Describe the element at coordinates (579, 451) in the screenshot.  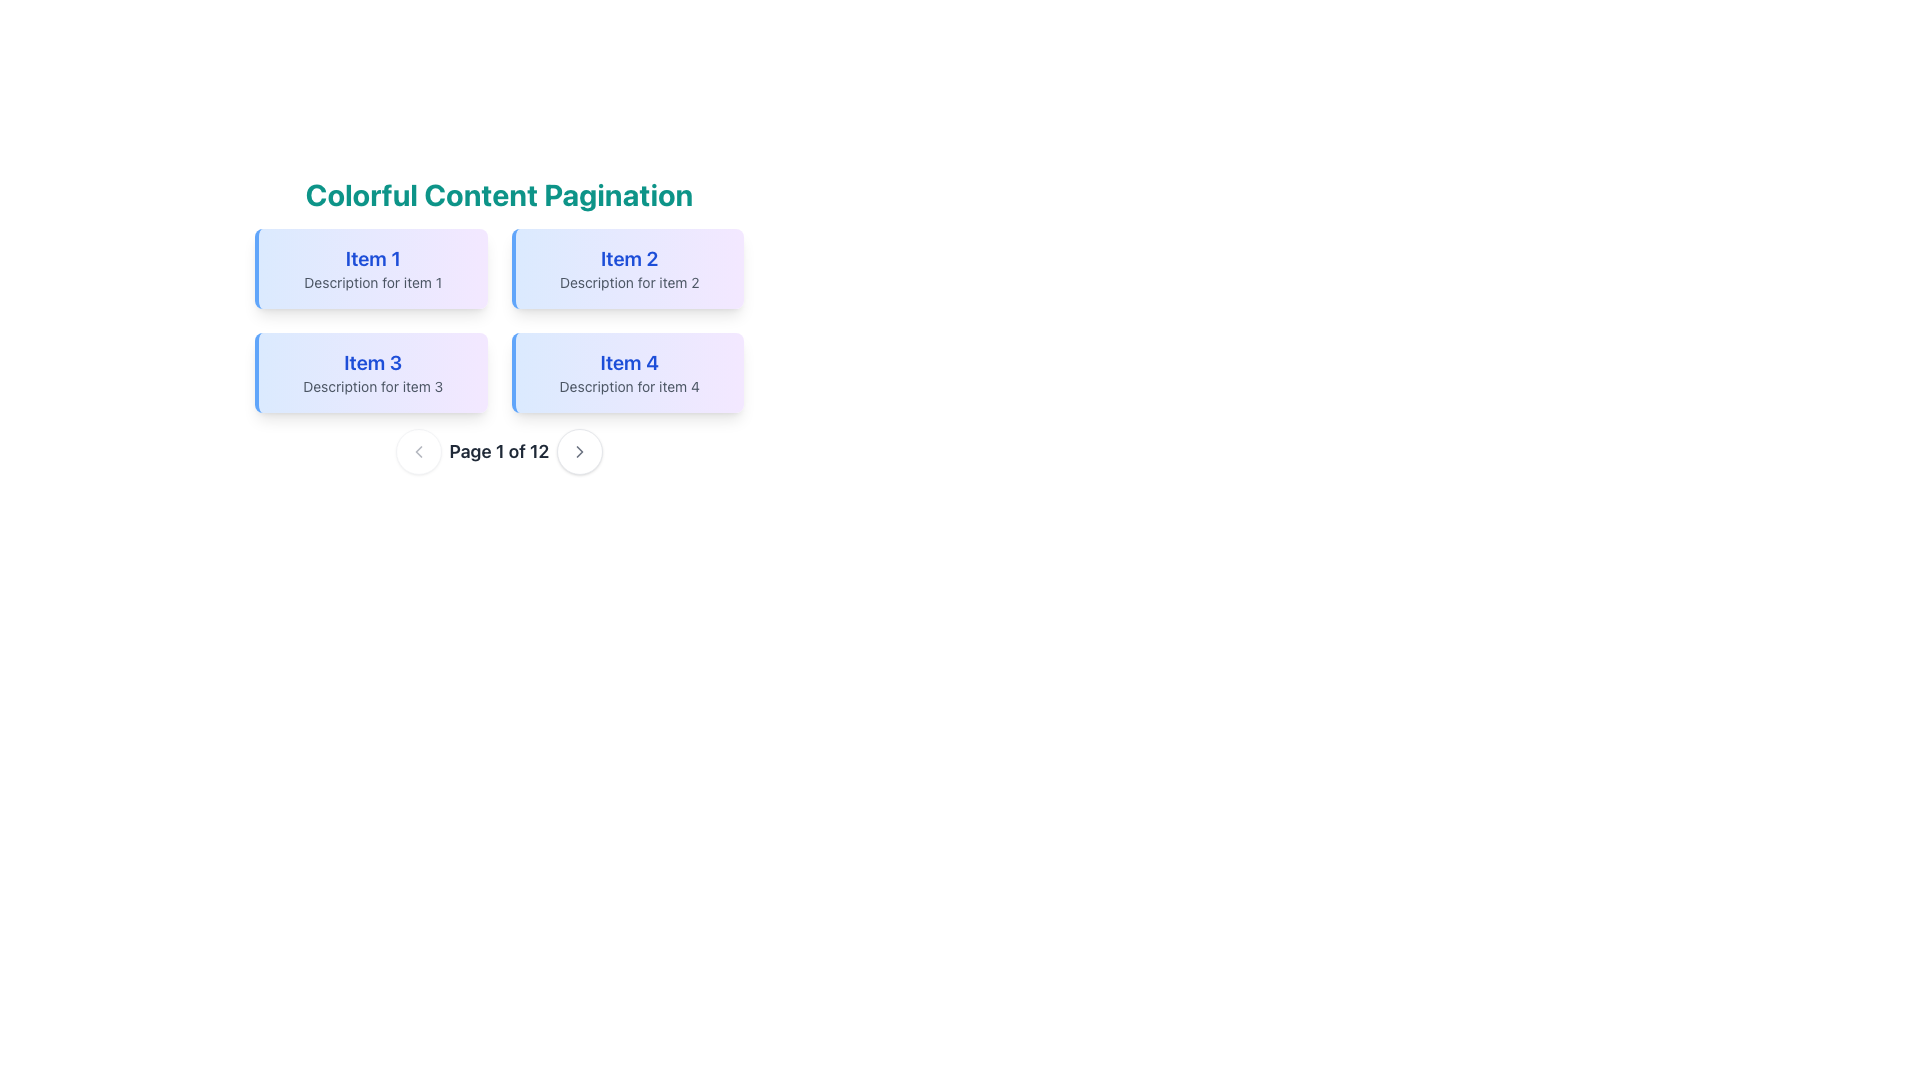
I see `the right-facing chevron arrow icon with a gray stroke and rounded caps, which is part of a circular button near the bottom of the page` at that location.